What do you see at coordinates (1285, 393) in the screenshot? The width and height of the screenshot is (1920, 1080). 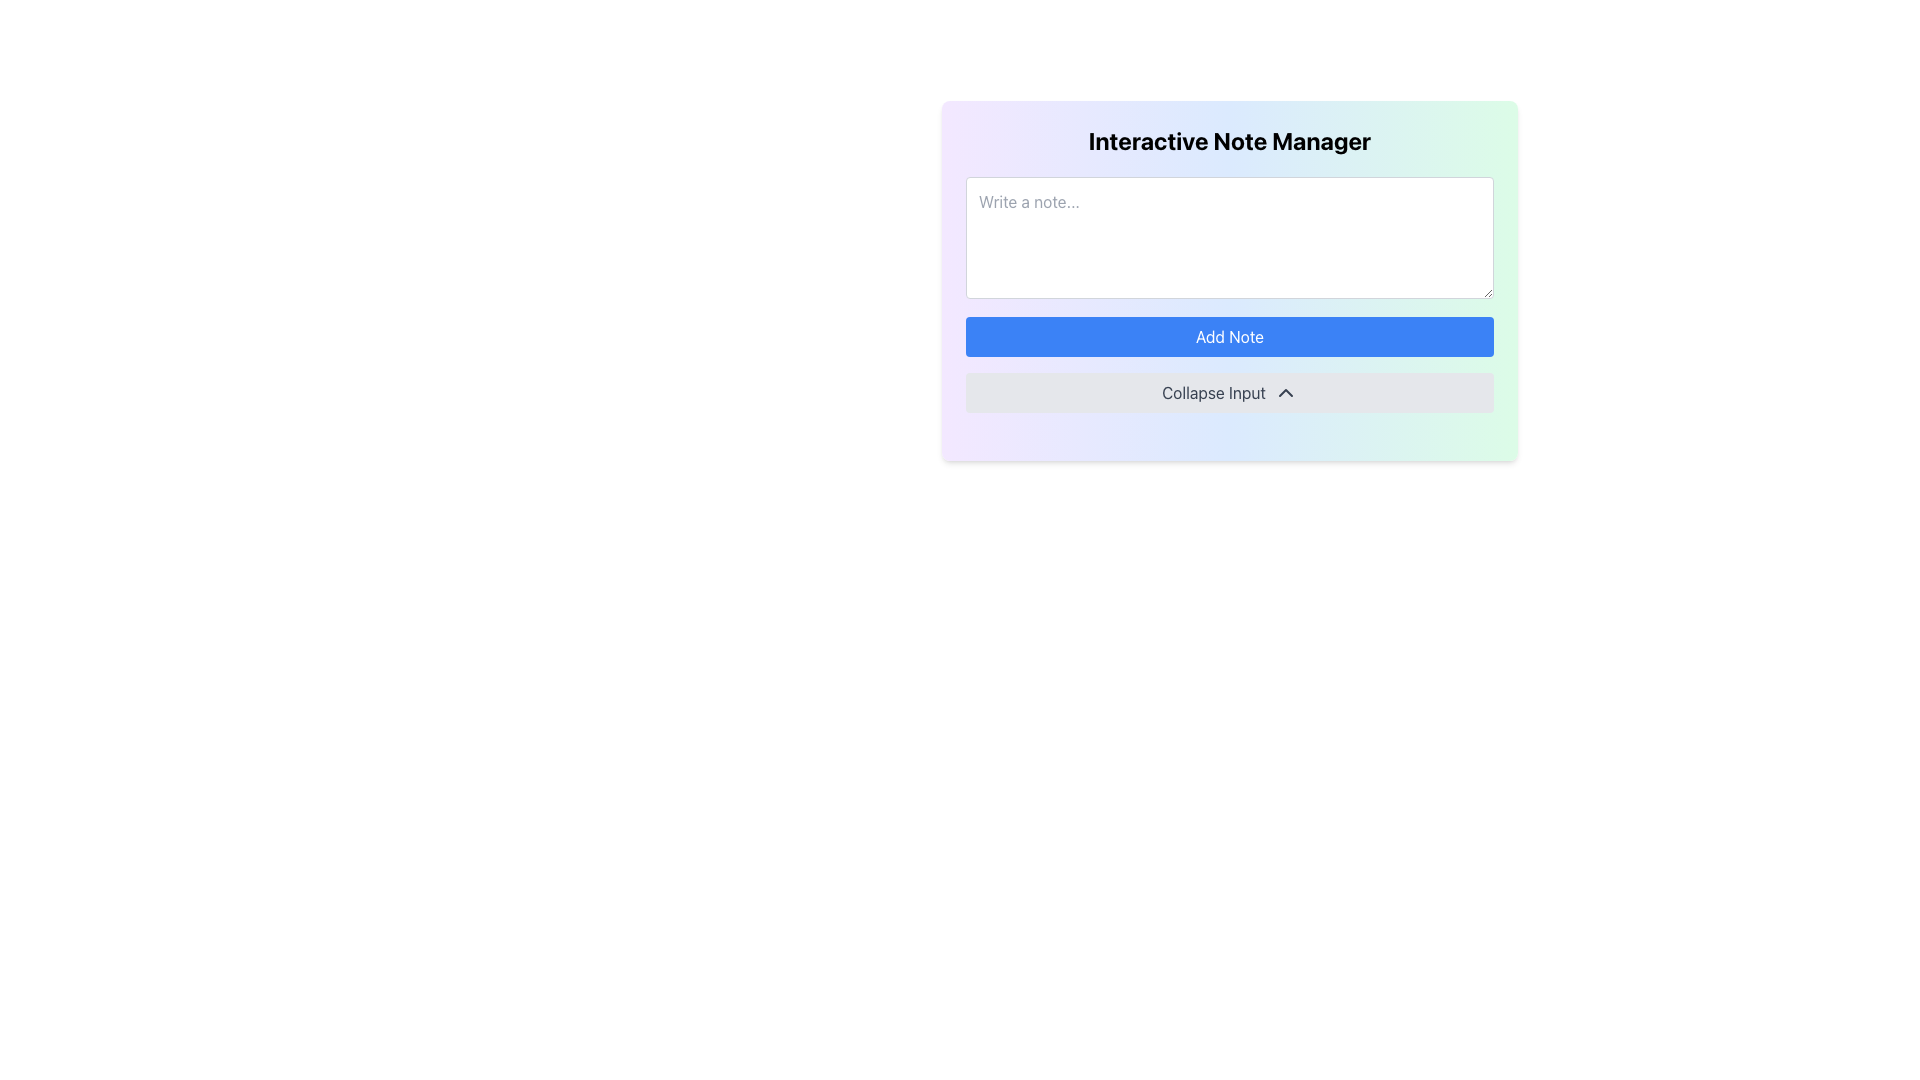 I see `the Chevron-up indicator icon located inside the 'Collapse Input' button, positioned at the lower section of the interface, near the right edge of the button` at bounding box center [1285, 393].